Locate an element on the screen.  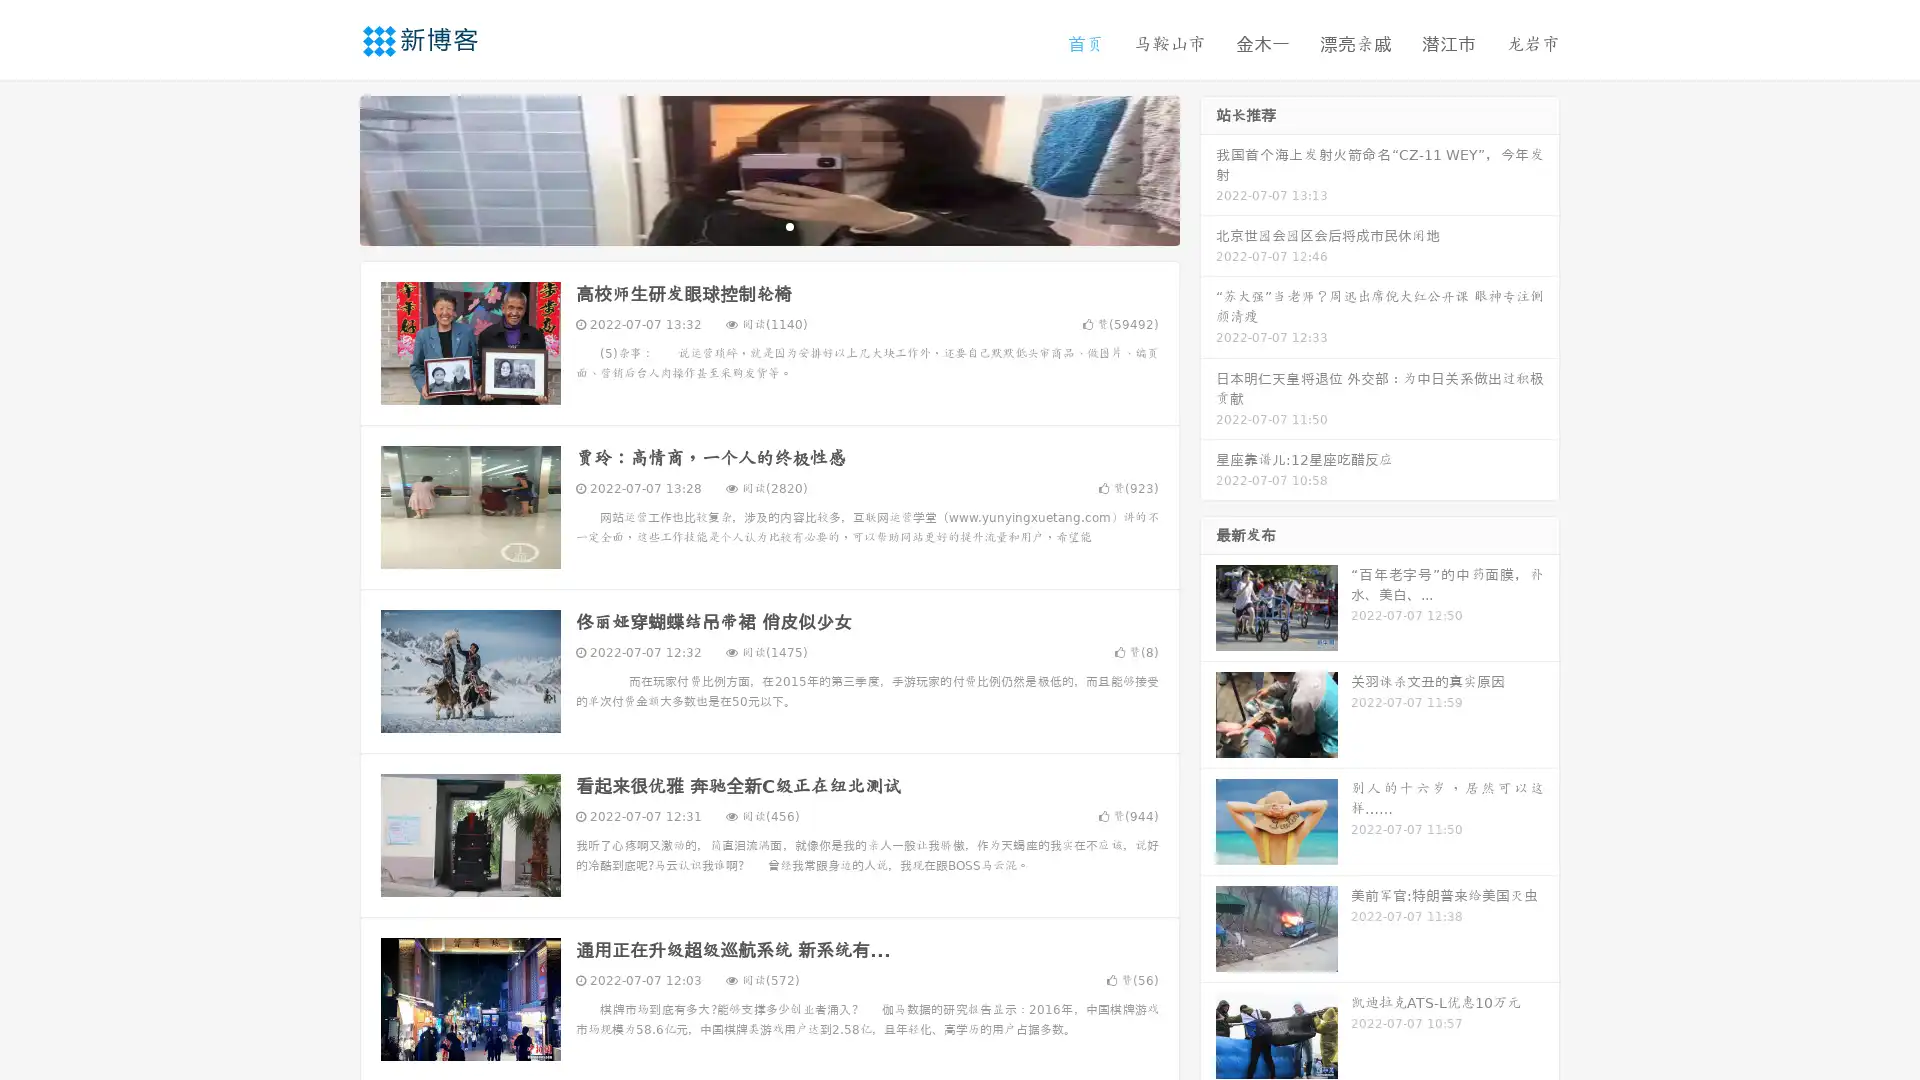
Go to slide 1 is located at coordinates (748, 225).